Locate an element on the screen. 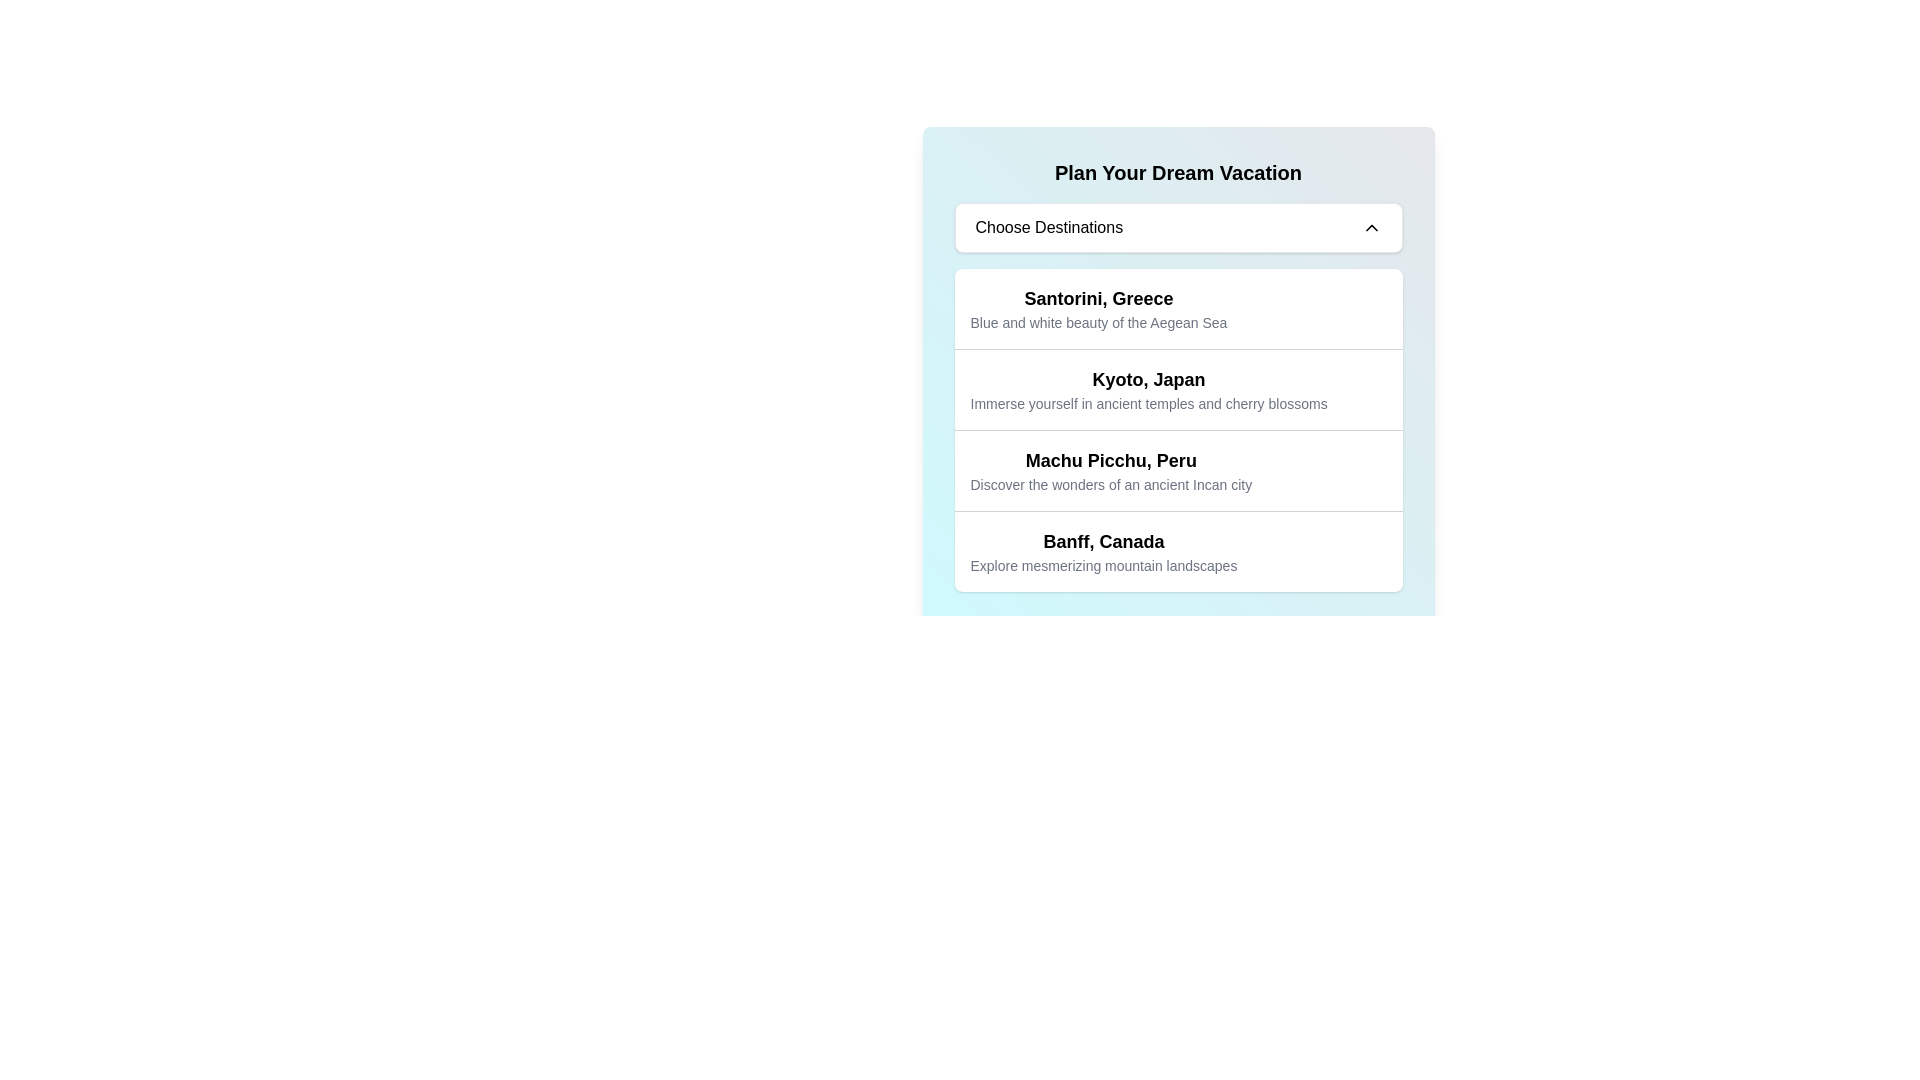 Image resolution: width=1920 pixels, height=1080 pixels. the text block displaying 'Kyoto, Japan Immerse yourself in ancient temples and cherry blossoms', which is the second option in the selectable list is located at coordinates (1178, 375).